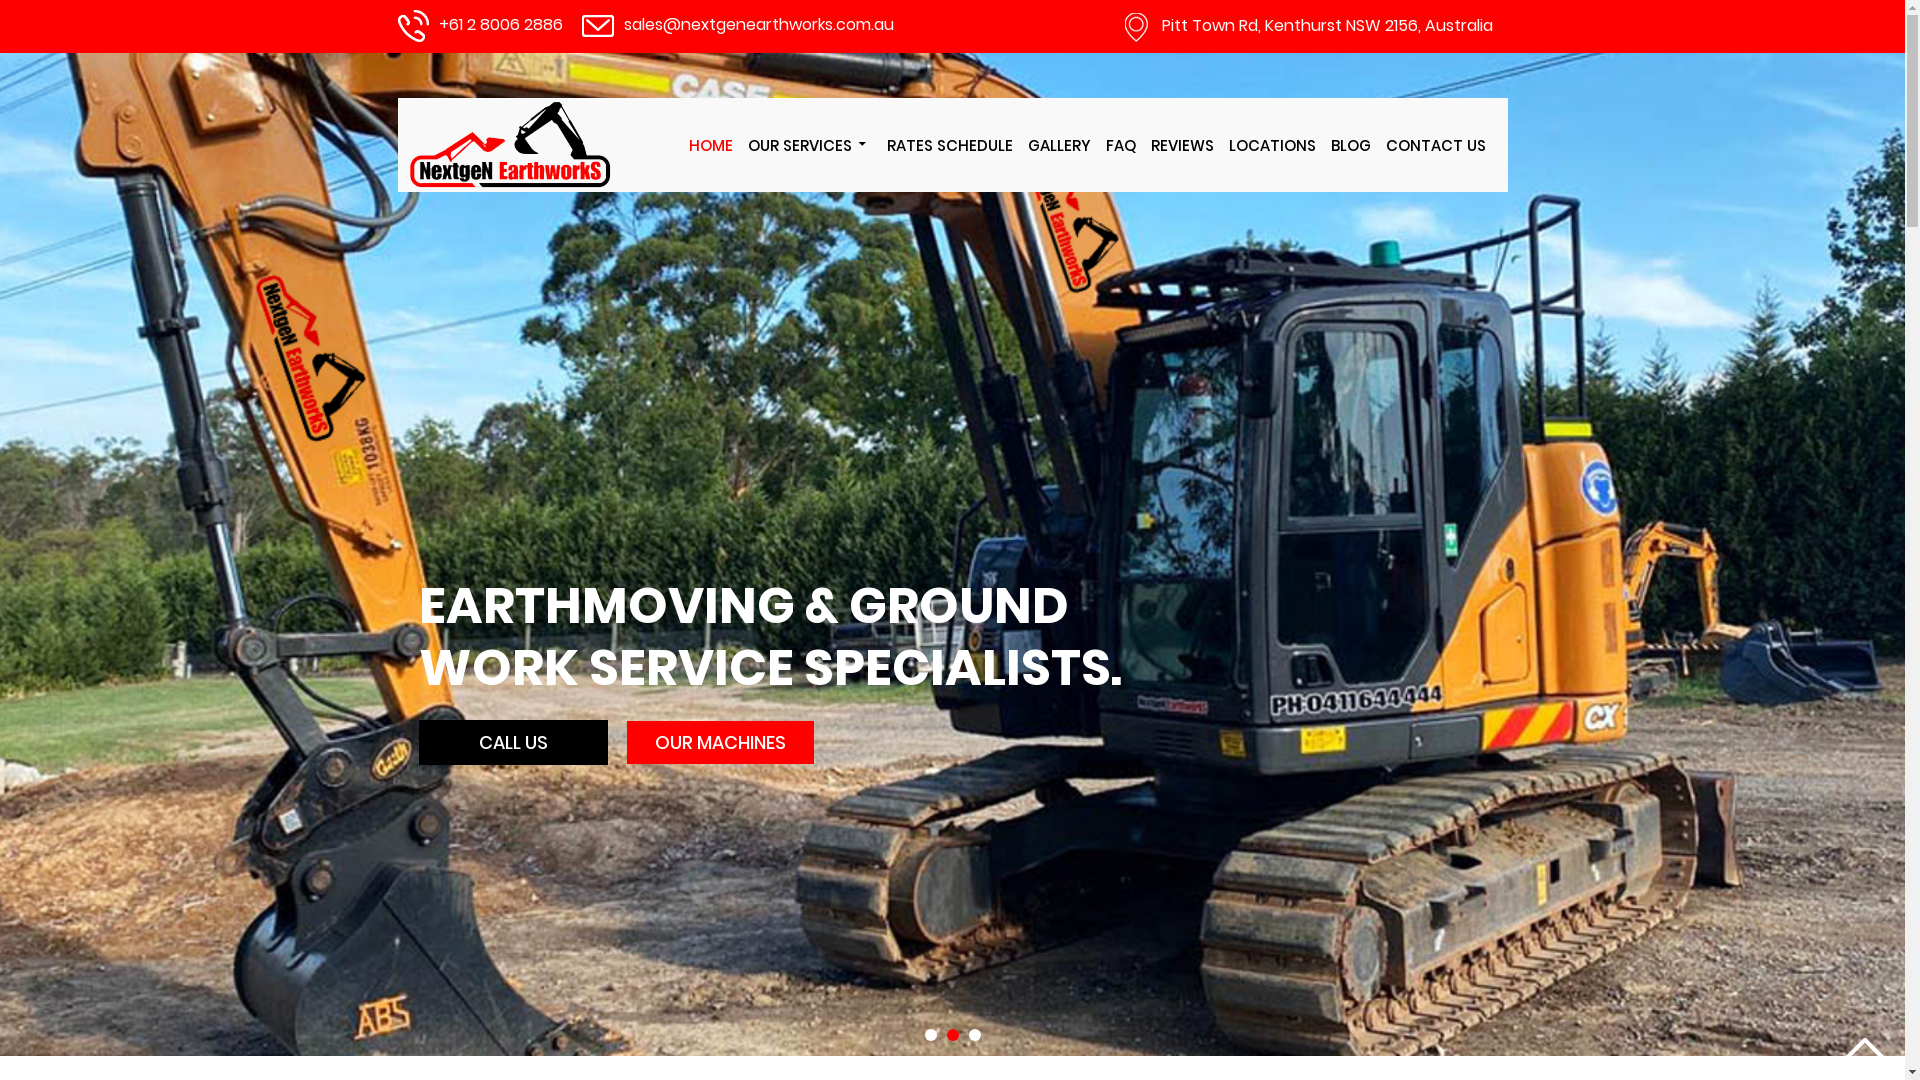 This screenshot has height=1080, width=1920. Describe the element at coordinates (694, 98) in the screenshot. I see `'SKIP TO CONTENT'` at that location.